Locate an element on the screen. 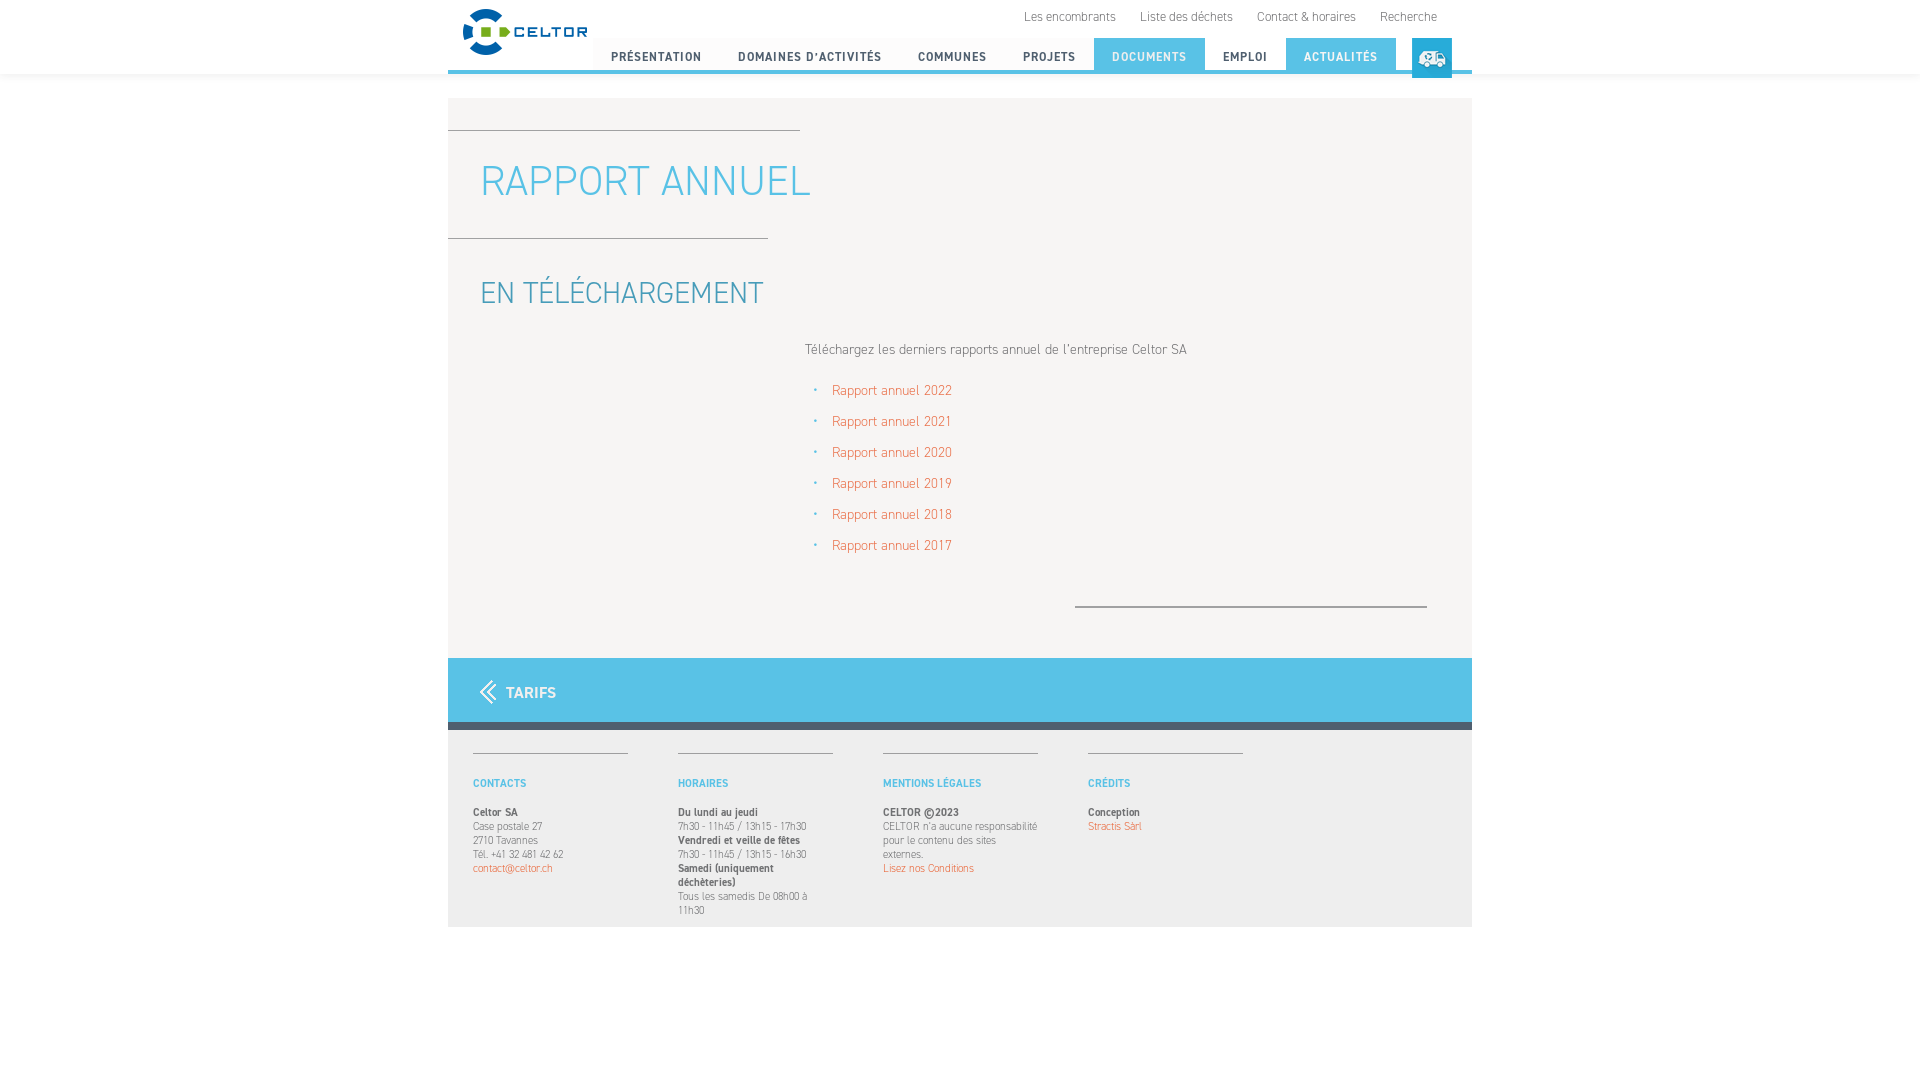  'Rapport annuel 2020' is located at coordinates (891, 452).